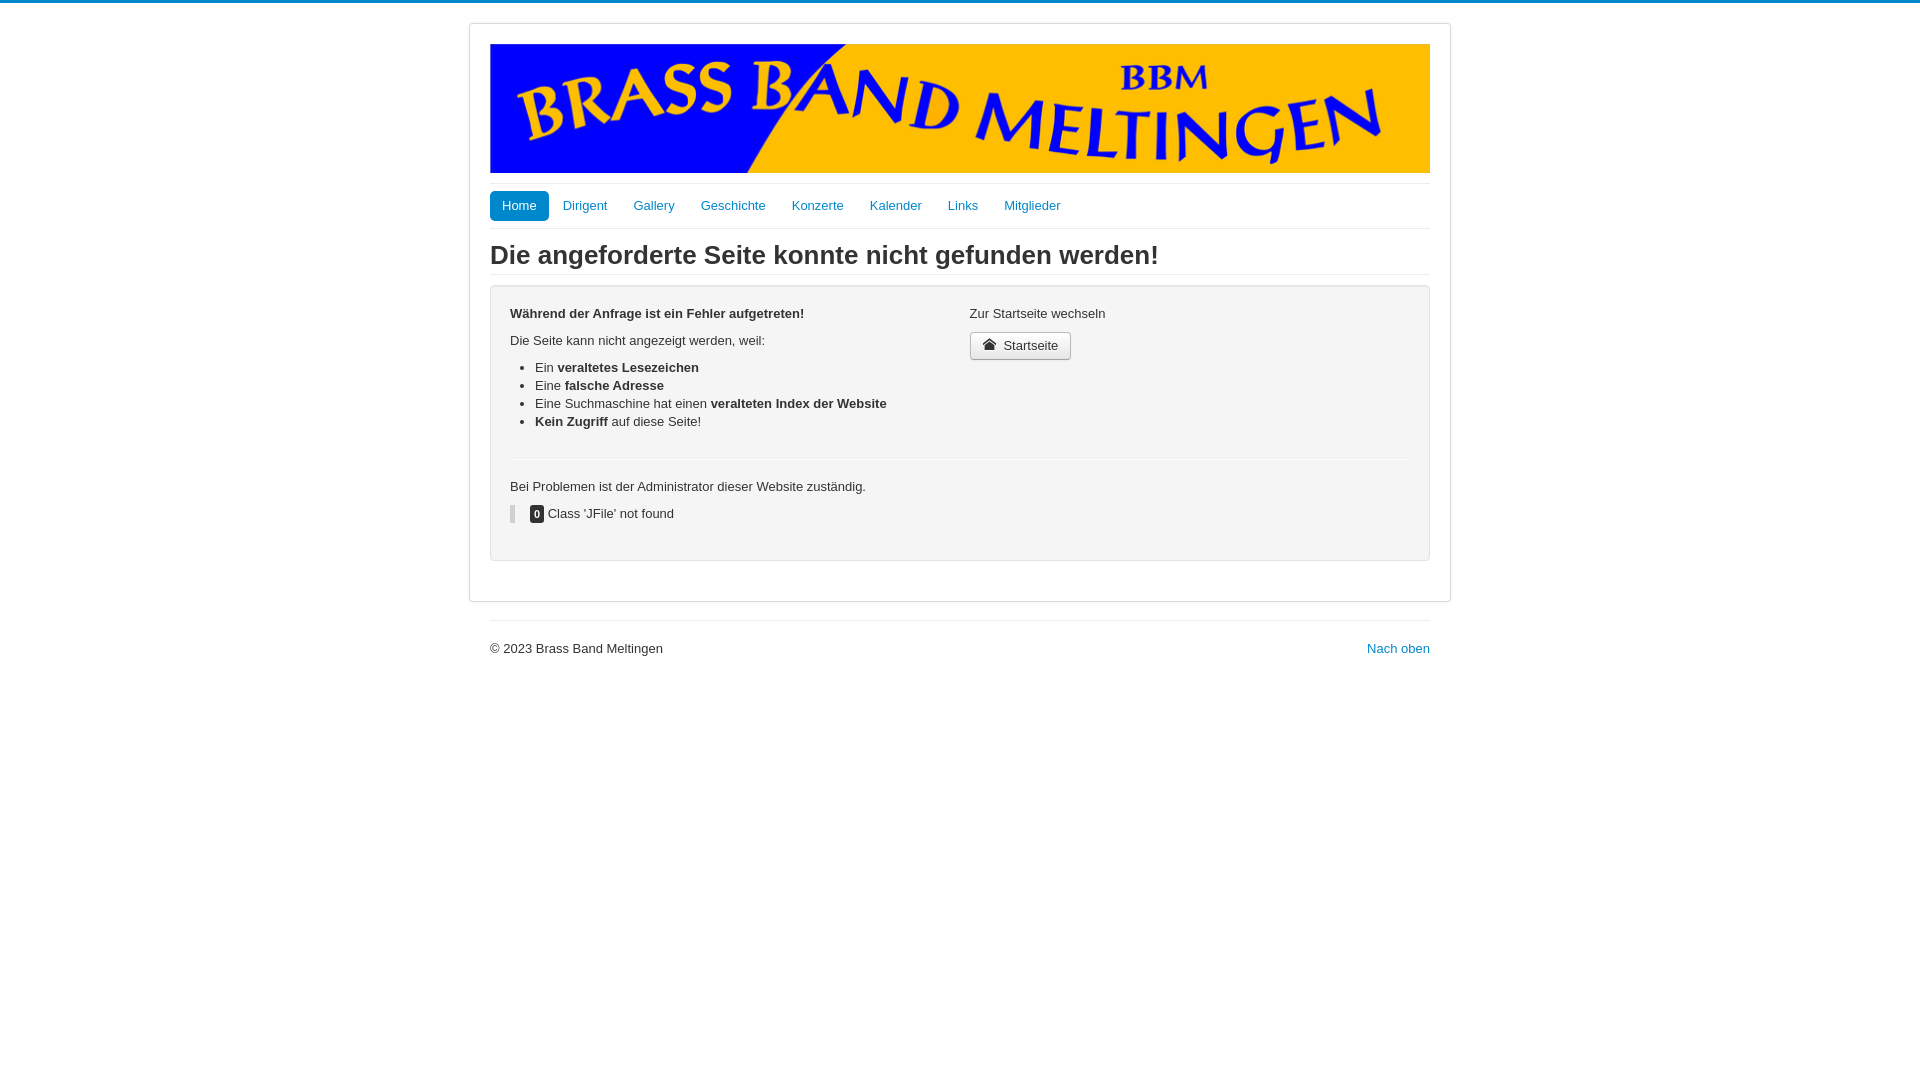 This screenshot has height=1080, width=1920. I want to click on 'Dirigent', so click(584, 205).